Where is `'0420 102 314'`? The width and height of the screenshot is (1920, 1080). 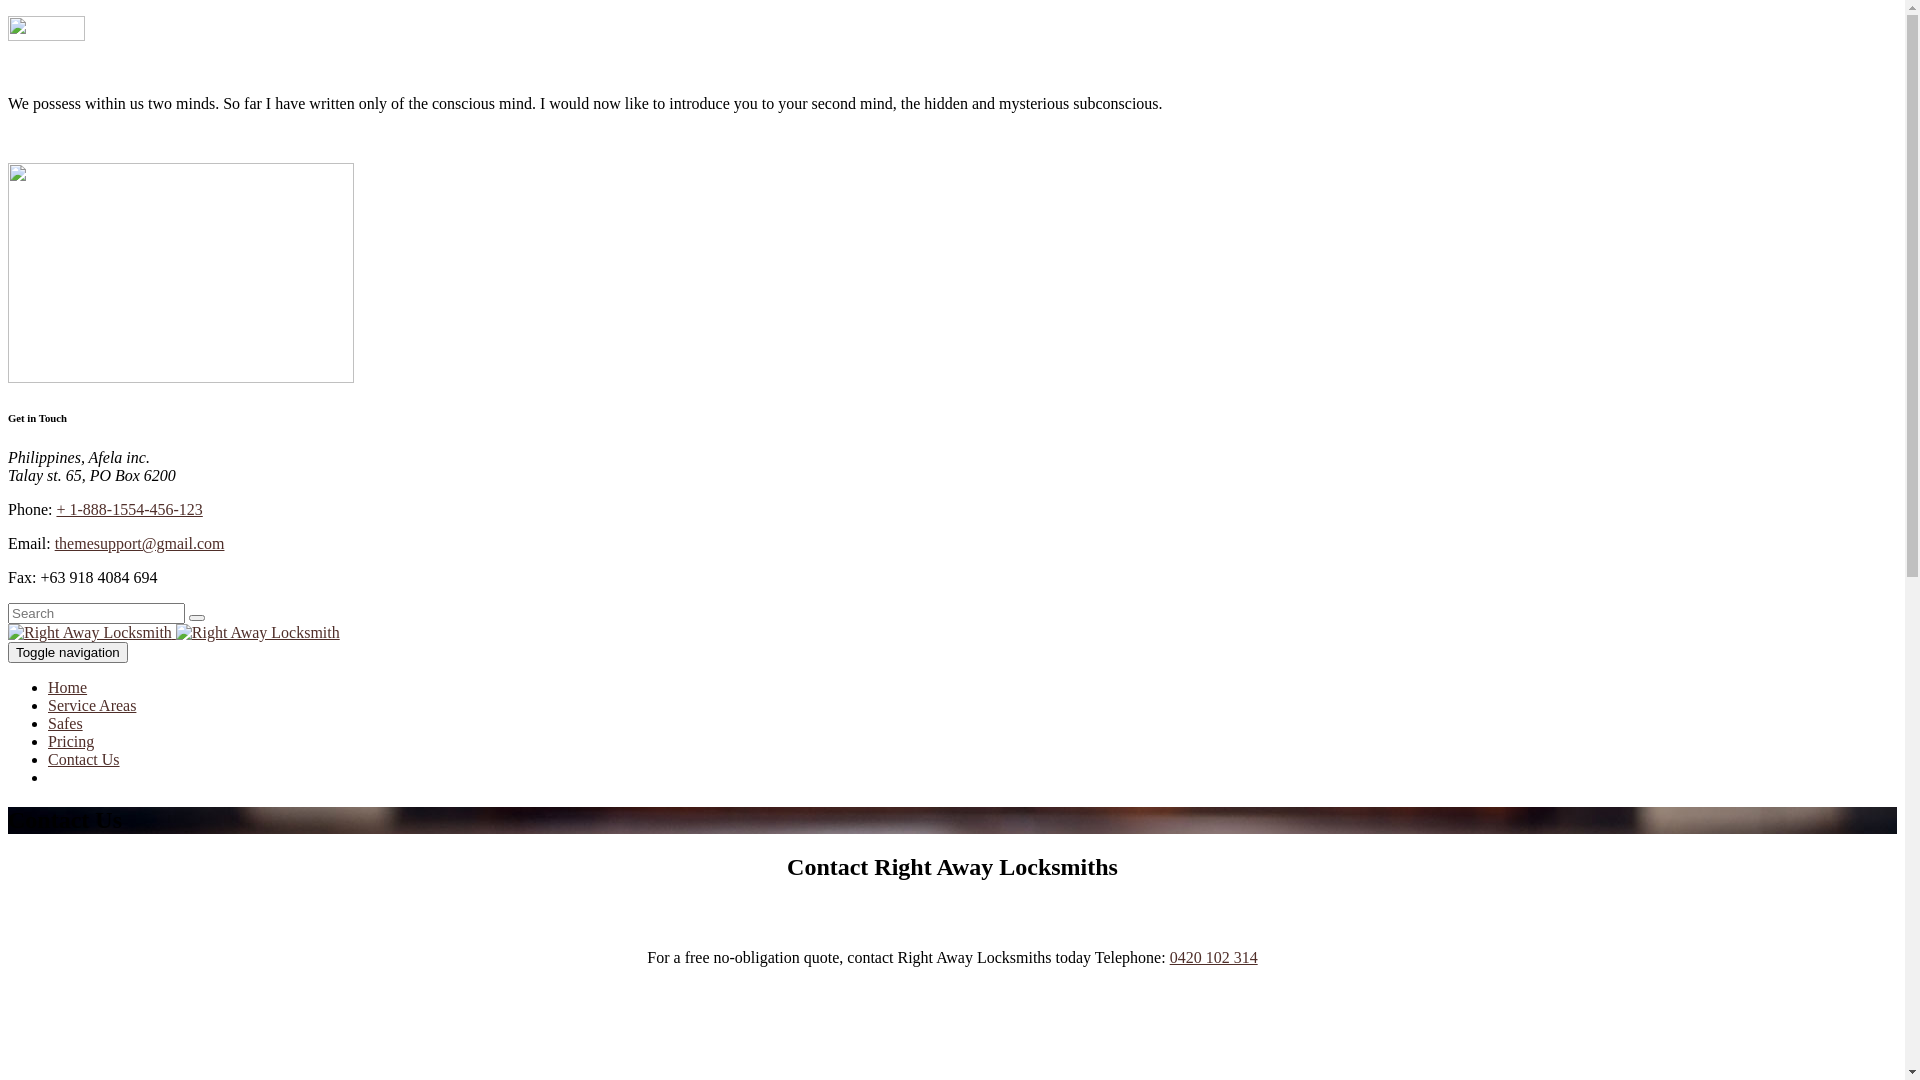
'0420 102 314' is located at coordinates (1213, 956).